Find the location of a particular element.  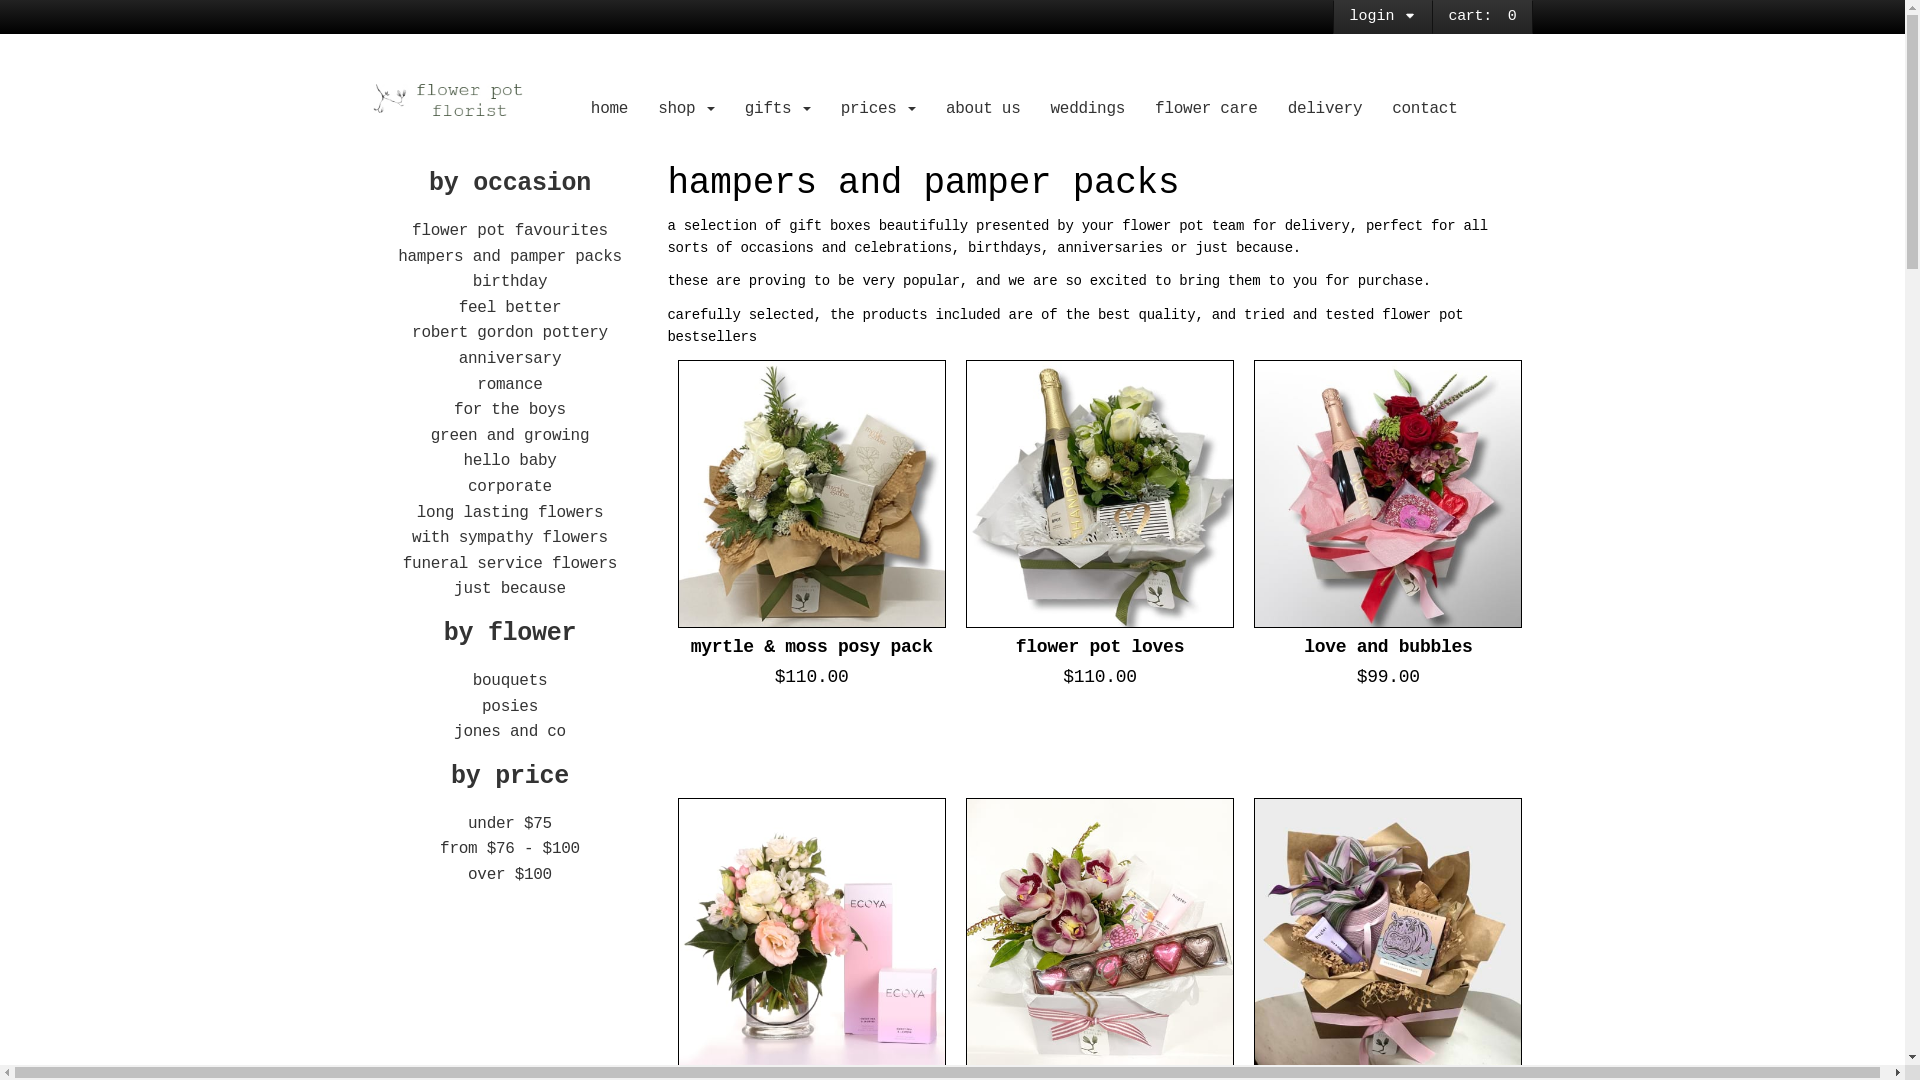

'shop' is located at coordinates (686, 108).